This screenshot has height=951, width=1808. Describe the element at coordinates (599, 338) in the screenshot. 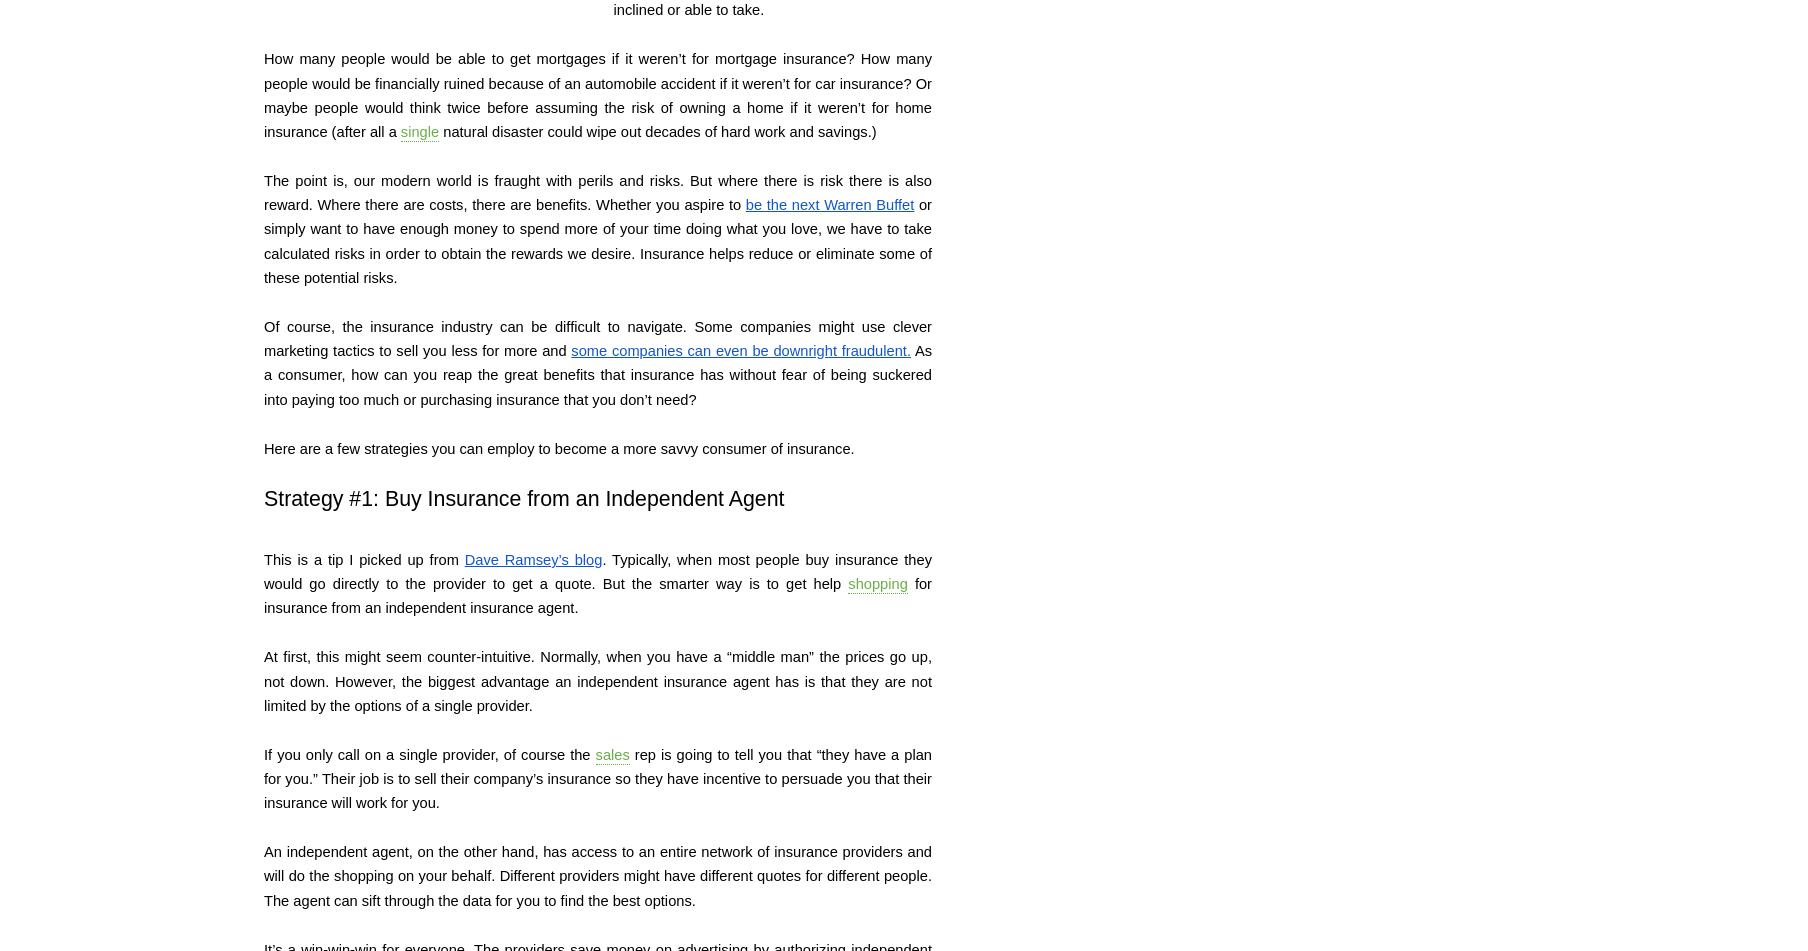

I see `'Of course, the insurance industry can be difficult to navigate. Some companies might use clever marketing tactics to sell you less for more and'` at that location.